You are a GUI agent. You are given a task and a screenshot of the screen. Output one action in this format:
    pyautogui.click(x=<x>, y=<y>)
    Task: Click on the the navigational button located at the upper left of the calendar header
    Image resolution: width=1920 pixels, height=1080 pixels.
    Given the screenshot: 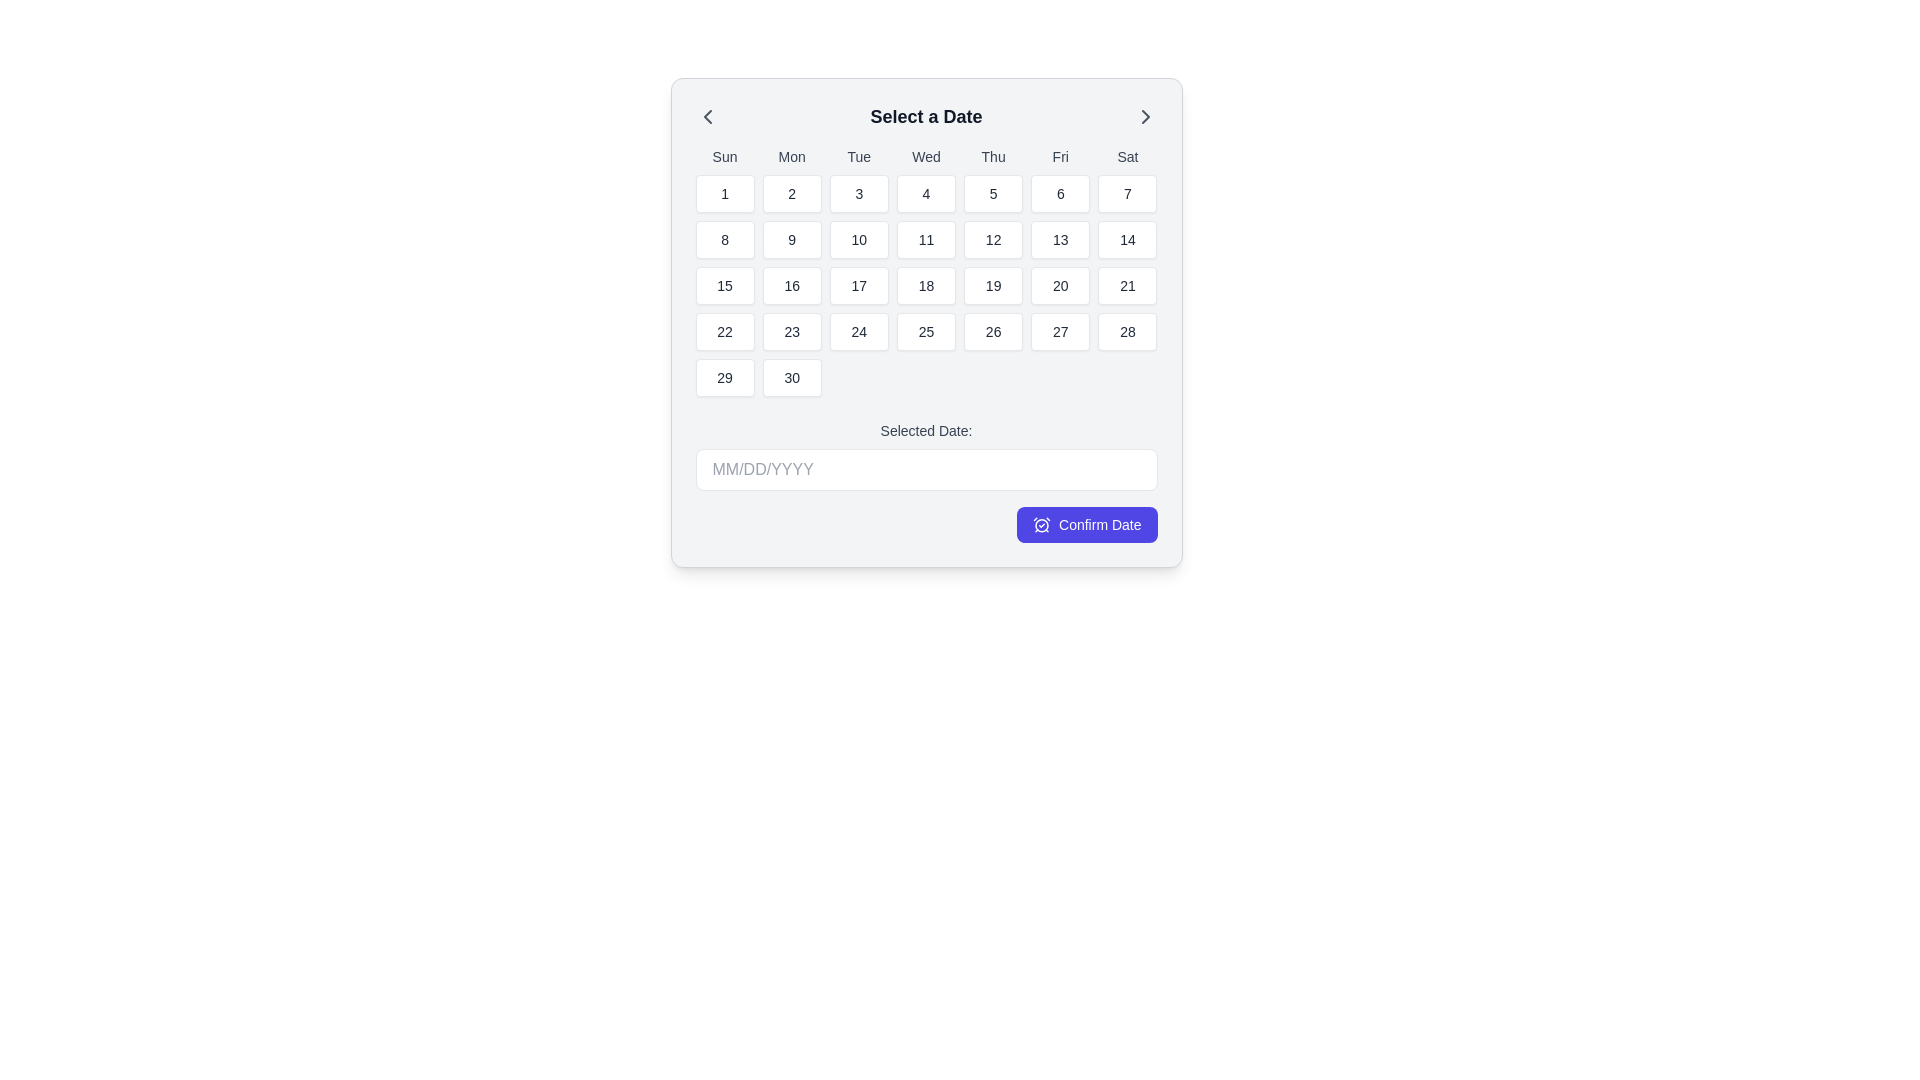 What is the action you would take?
    pyautogui.click(x=707, y=116)
    